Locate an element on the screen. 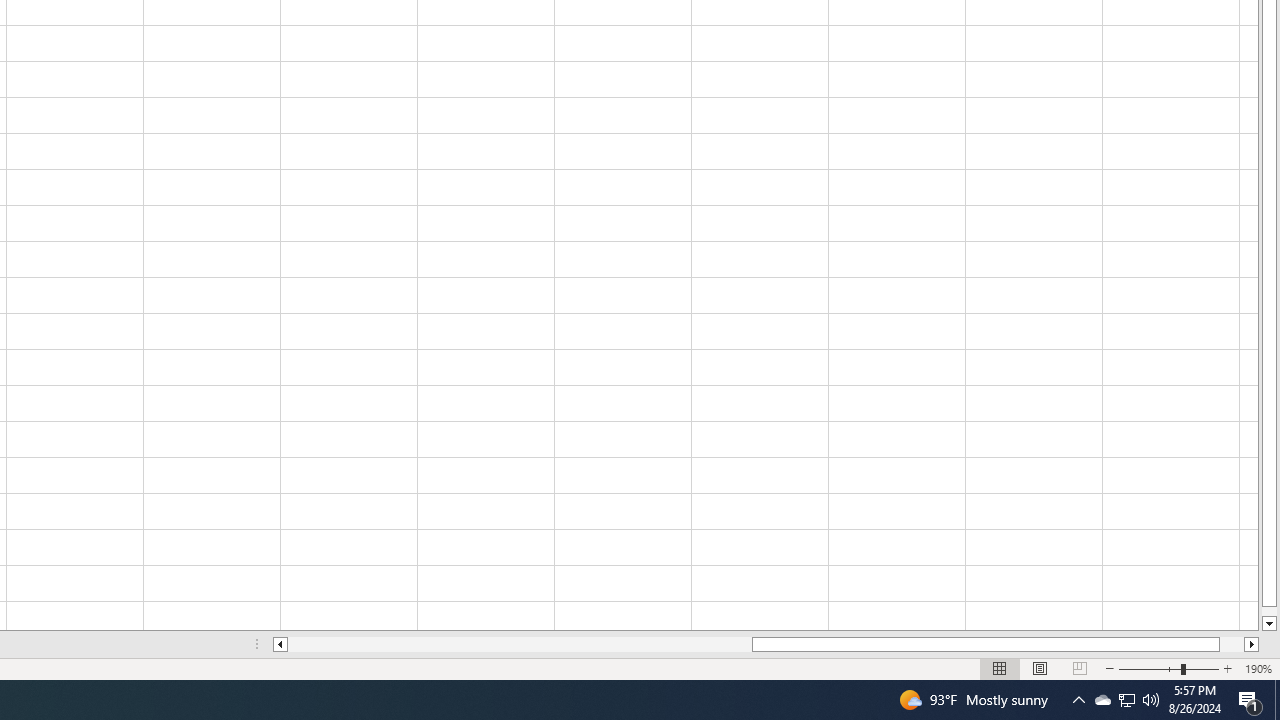 Image resolution: width=1280 pixels, height=720 pixels. 'Page Break Preview' is located at coordinates (1078, 669).